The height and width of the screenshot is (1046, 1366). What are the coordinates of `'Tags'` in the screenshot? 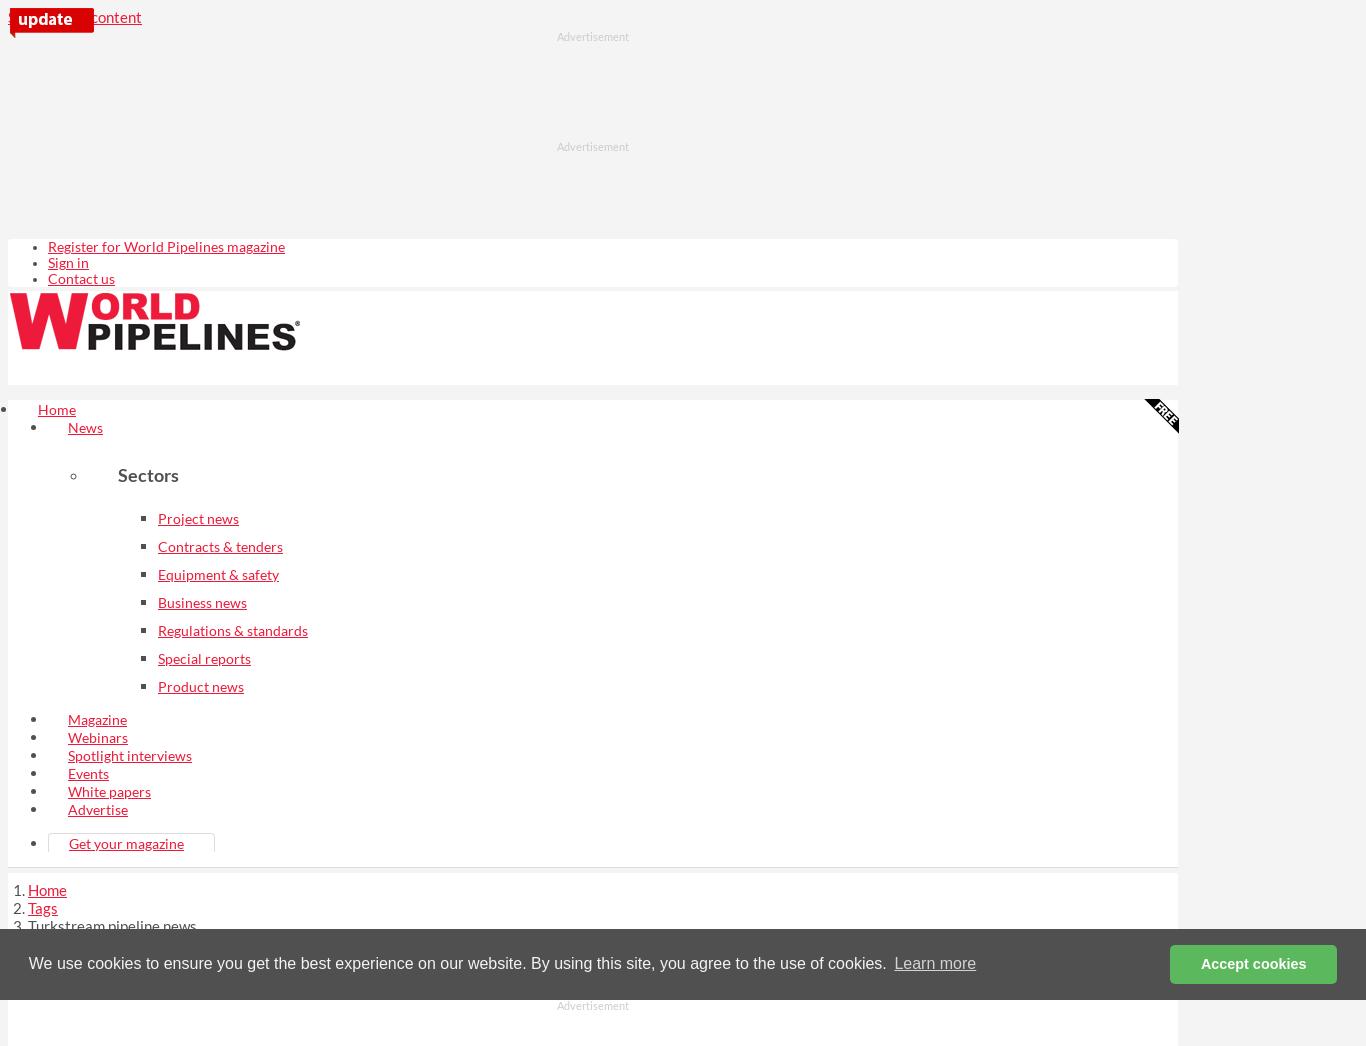 It's located at (43, 906).